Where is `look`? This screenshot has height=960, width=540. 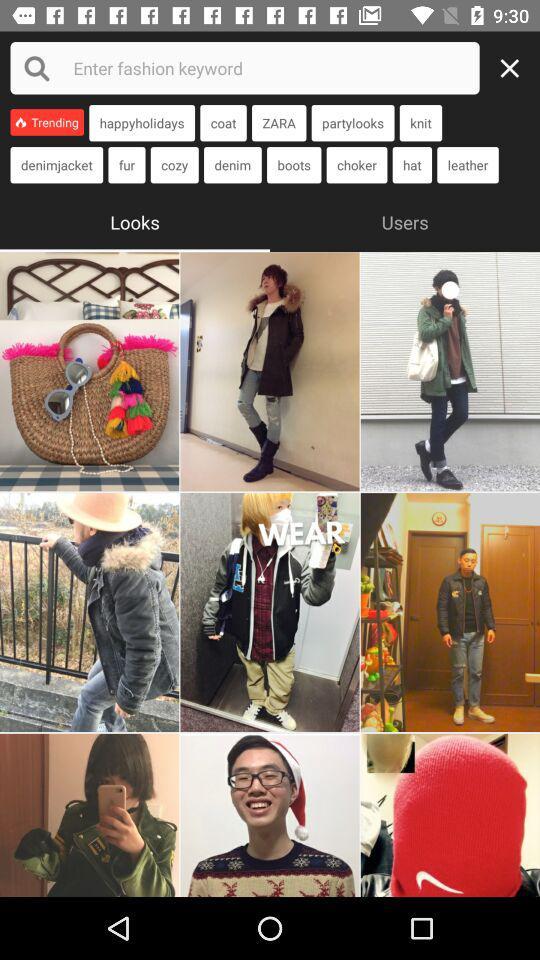
look is located at coordinates (270, 370).